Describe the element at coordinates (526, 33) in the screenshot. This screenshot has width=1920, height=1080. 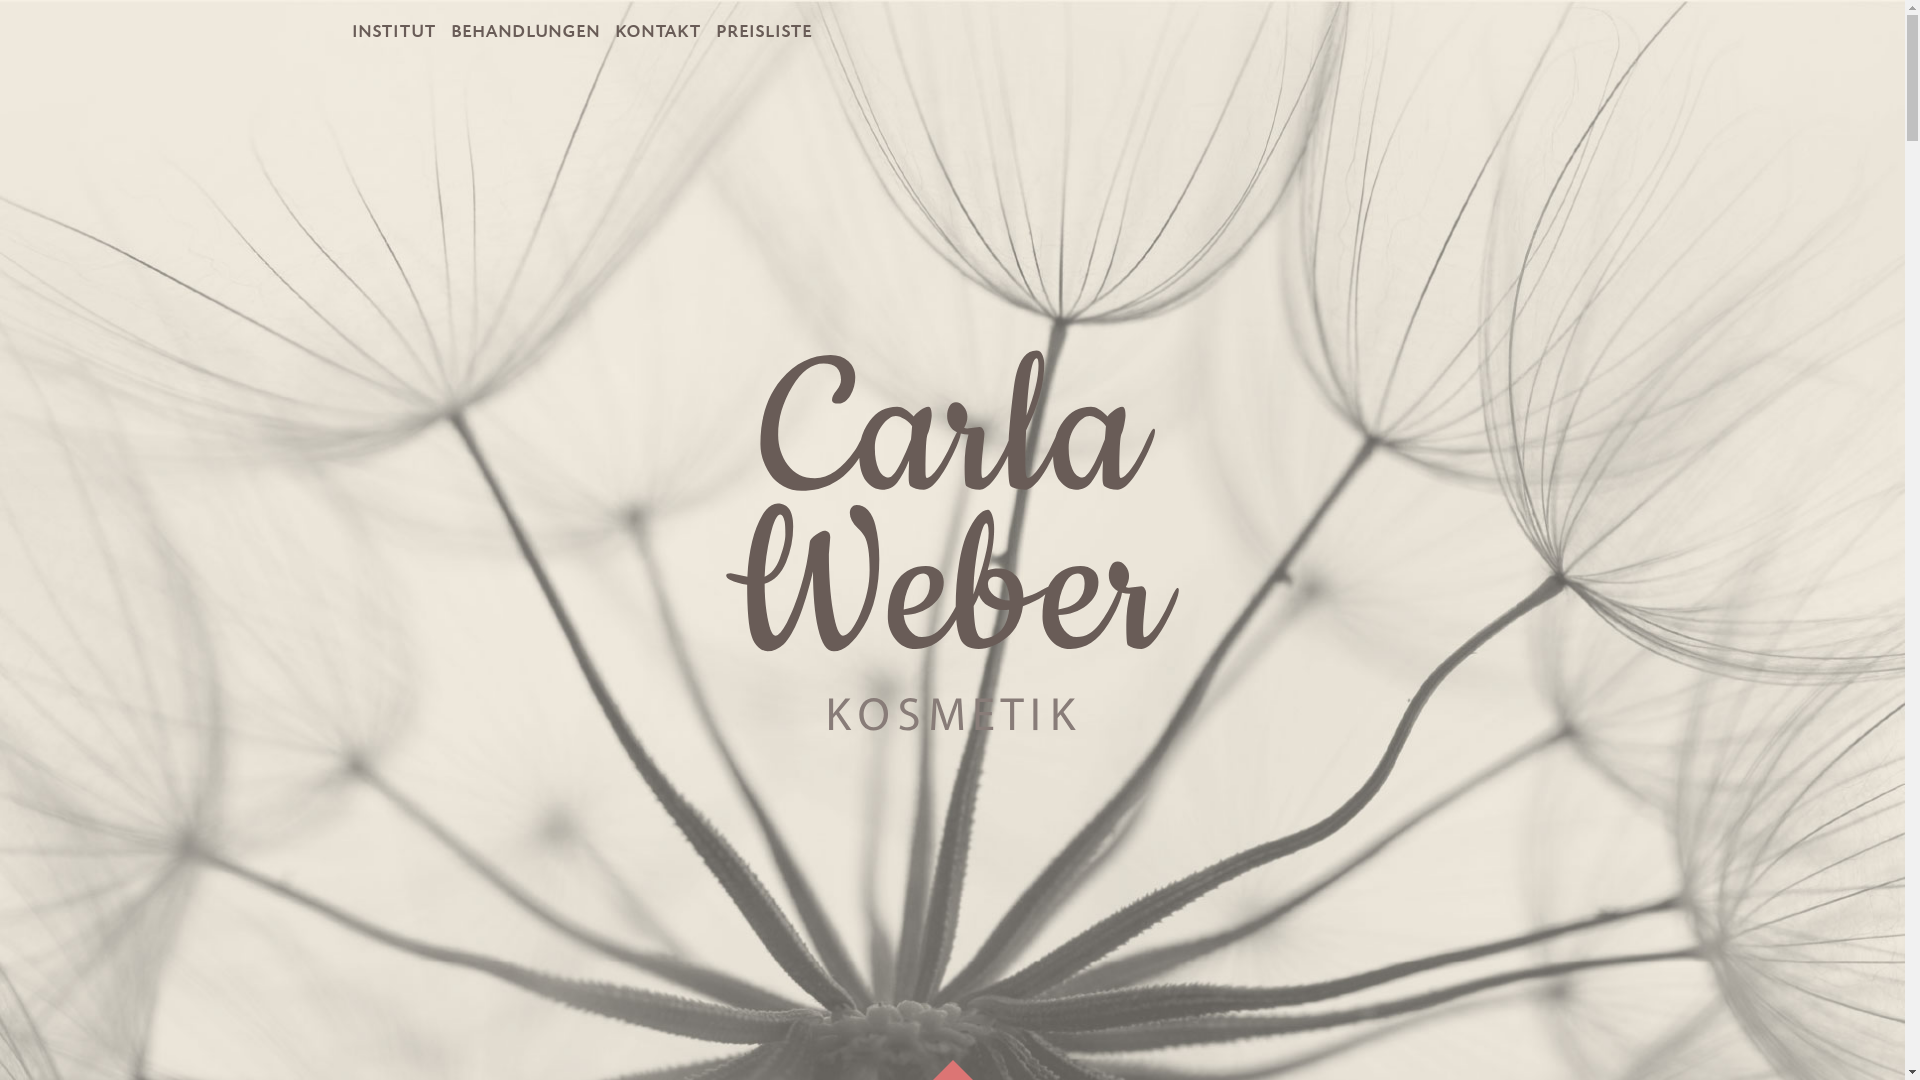
I see `'BEHANDLUNGEN'` at that location.